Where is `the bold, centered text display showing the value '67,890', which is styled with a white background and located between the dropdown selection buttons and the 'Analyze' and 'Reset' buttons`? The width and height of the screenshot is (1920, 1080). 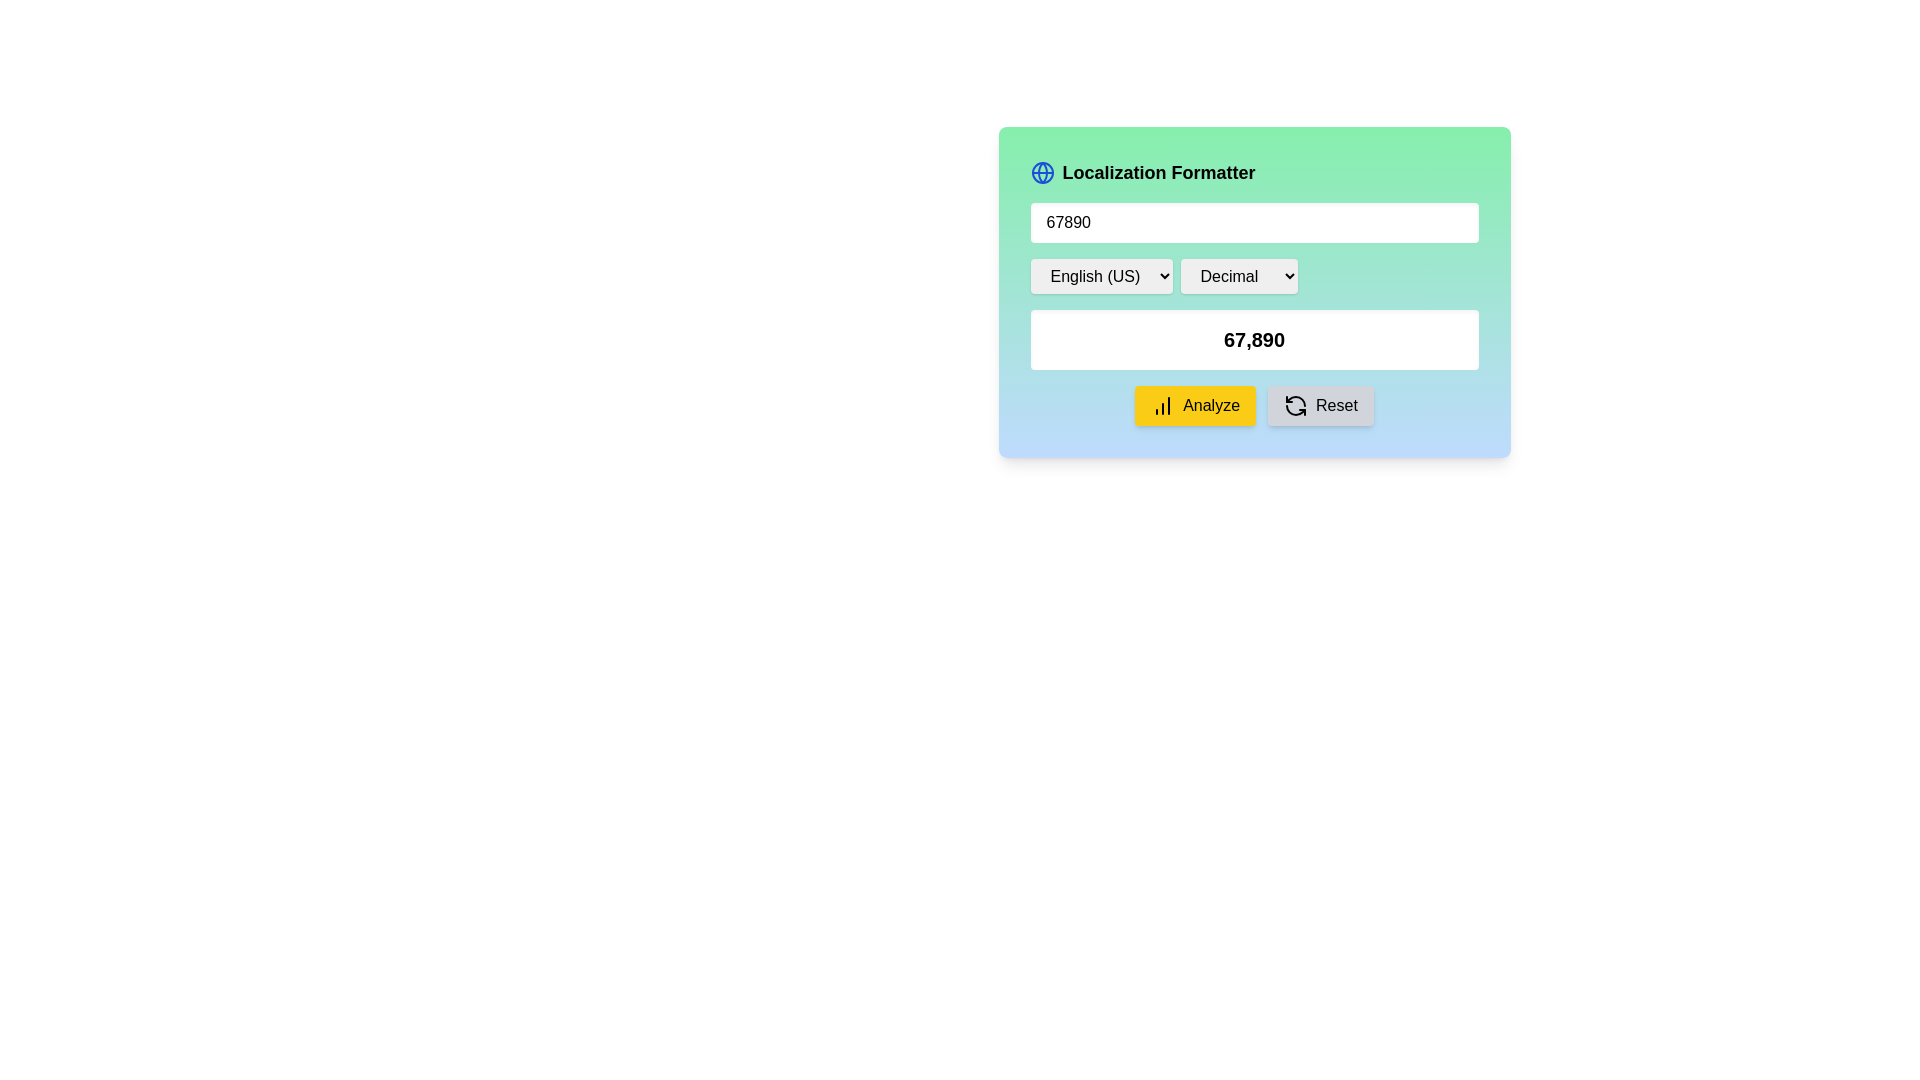
the bold, centered text display showing the value '67,890', which is styled with a white background and located between the dropdown selection buttons and the 'Analyze' and 'Reset' buttons is located at coordinates (1253, 338).